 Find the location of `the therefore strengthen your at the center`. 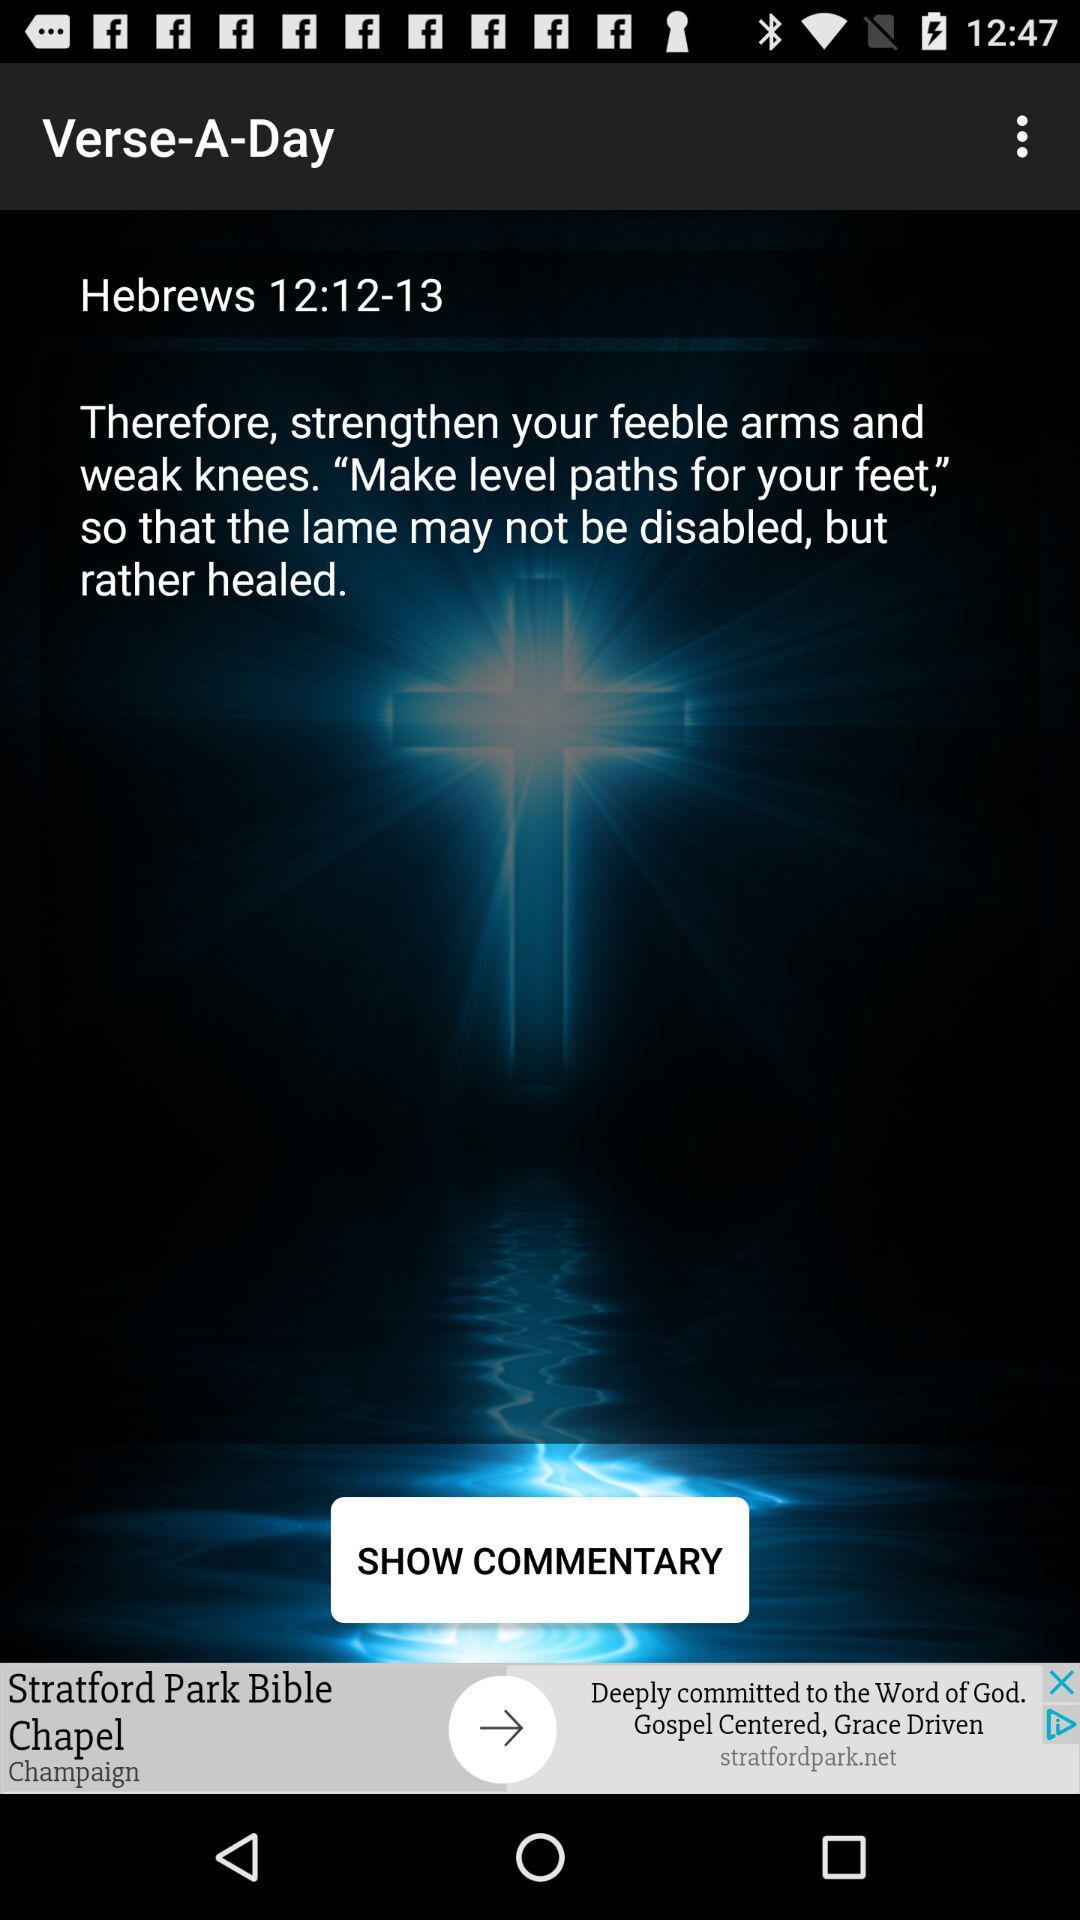

the therefore strengthen your at the center is located at coordinates (540, 896).